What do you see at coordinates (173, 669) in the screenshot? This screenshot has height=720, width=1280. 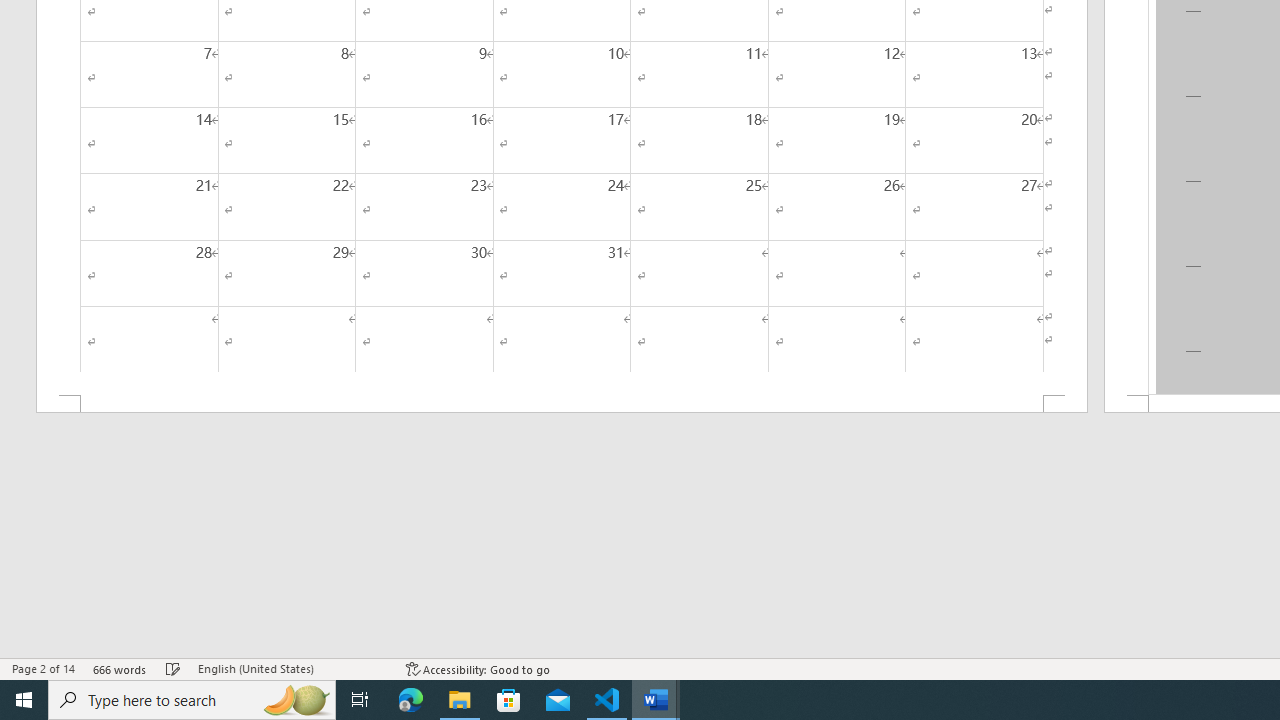 I see `'Spelling and Grammar Check Checking'` at bounding box center [173, 669].